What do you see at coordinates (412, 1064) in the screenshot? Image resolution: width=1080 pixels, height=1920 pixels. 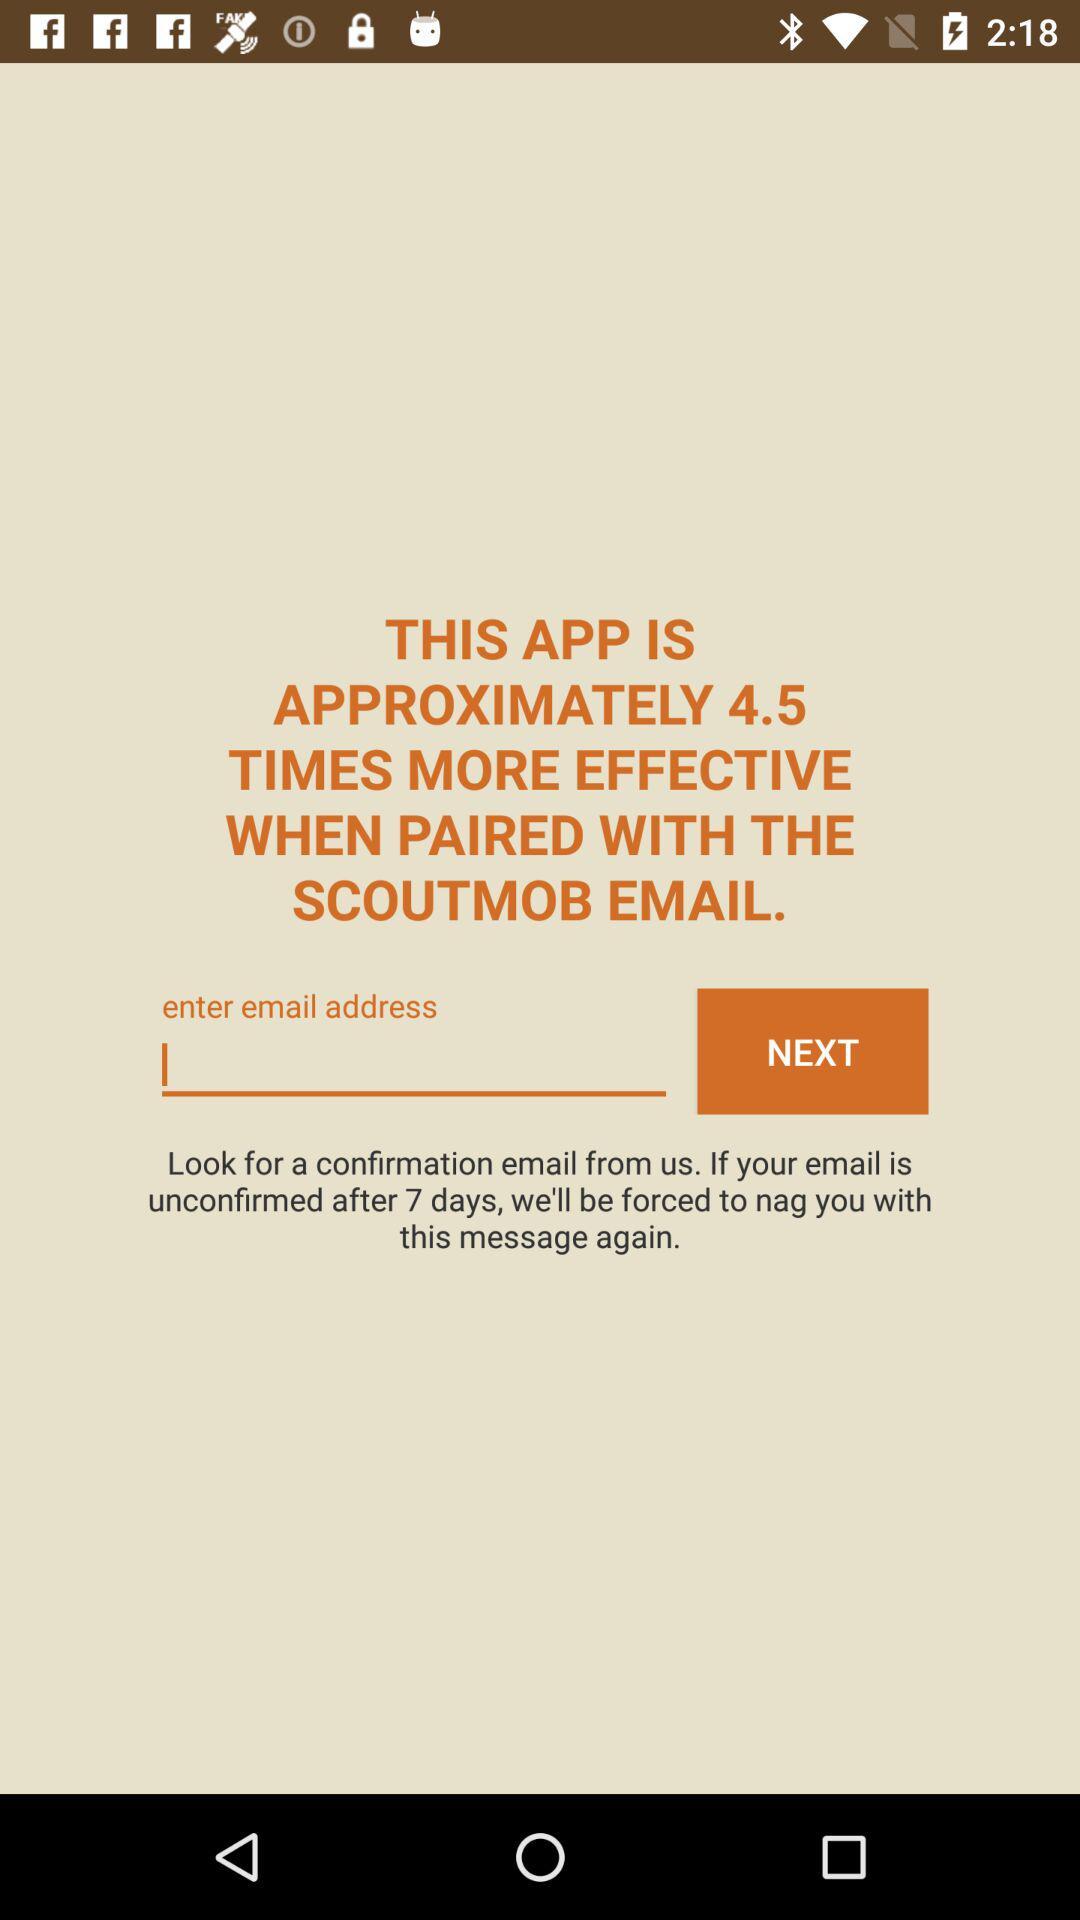 I see `email address` at bounding box center [412, 1064].